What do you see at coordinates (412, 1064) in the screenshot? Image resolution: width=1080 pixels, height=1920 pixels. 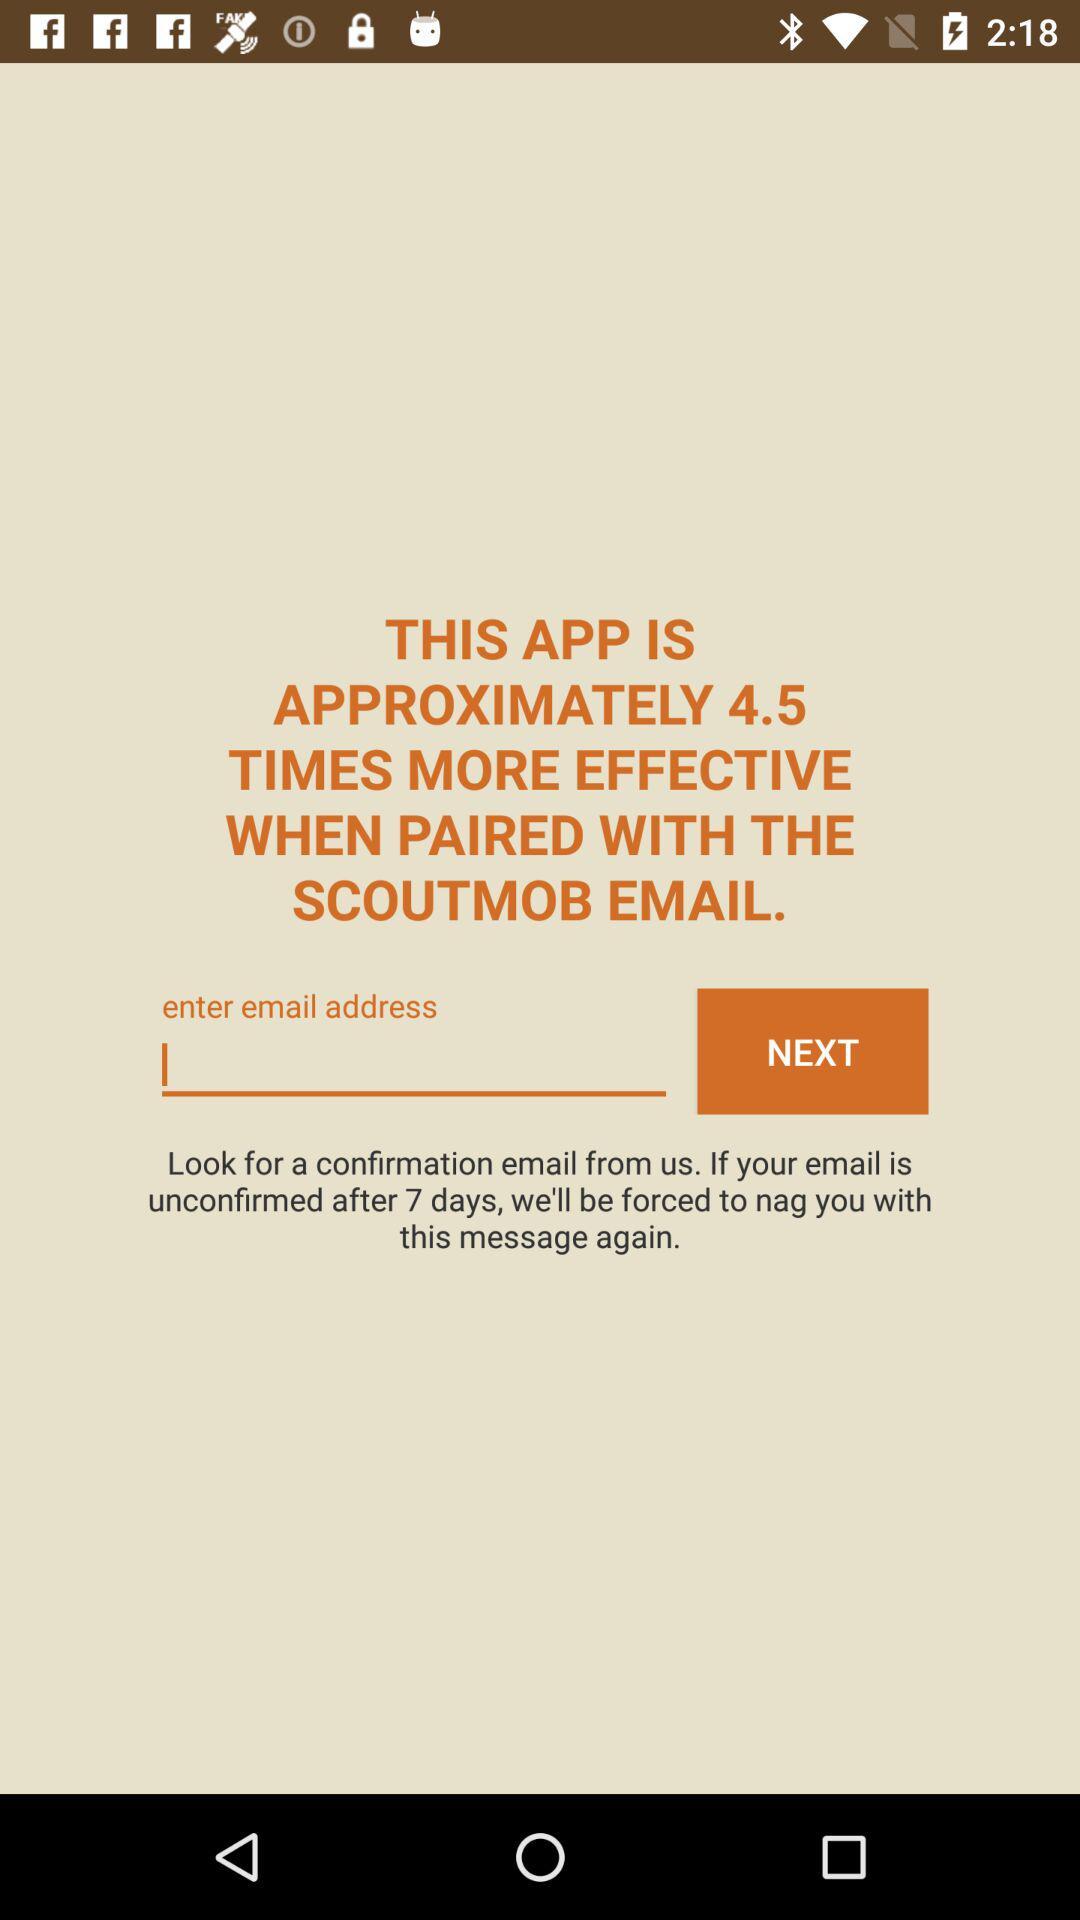 I see `email address` at bounding box center [412, 1064].